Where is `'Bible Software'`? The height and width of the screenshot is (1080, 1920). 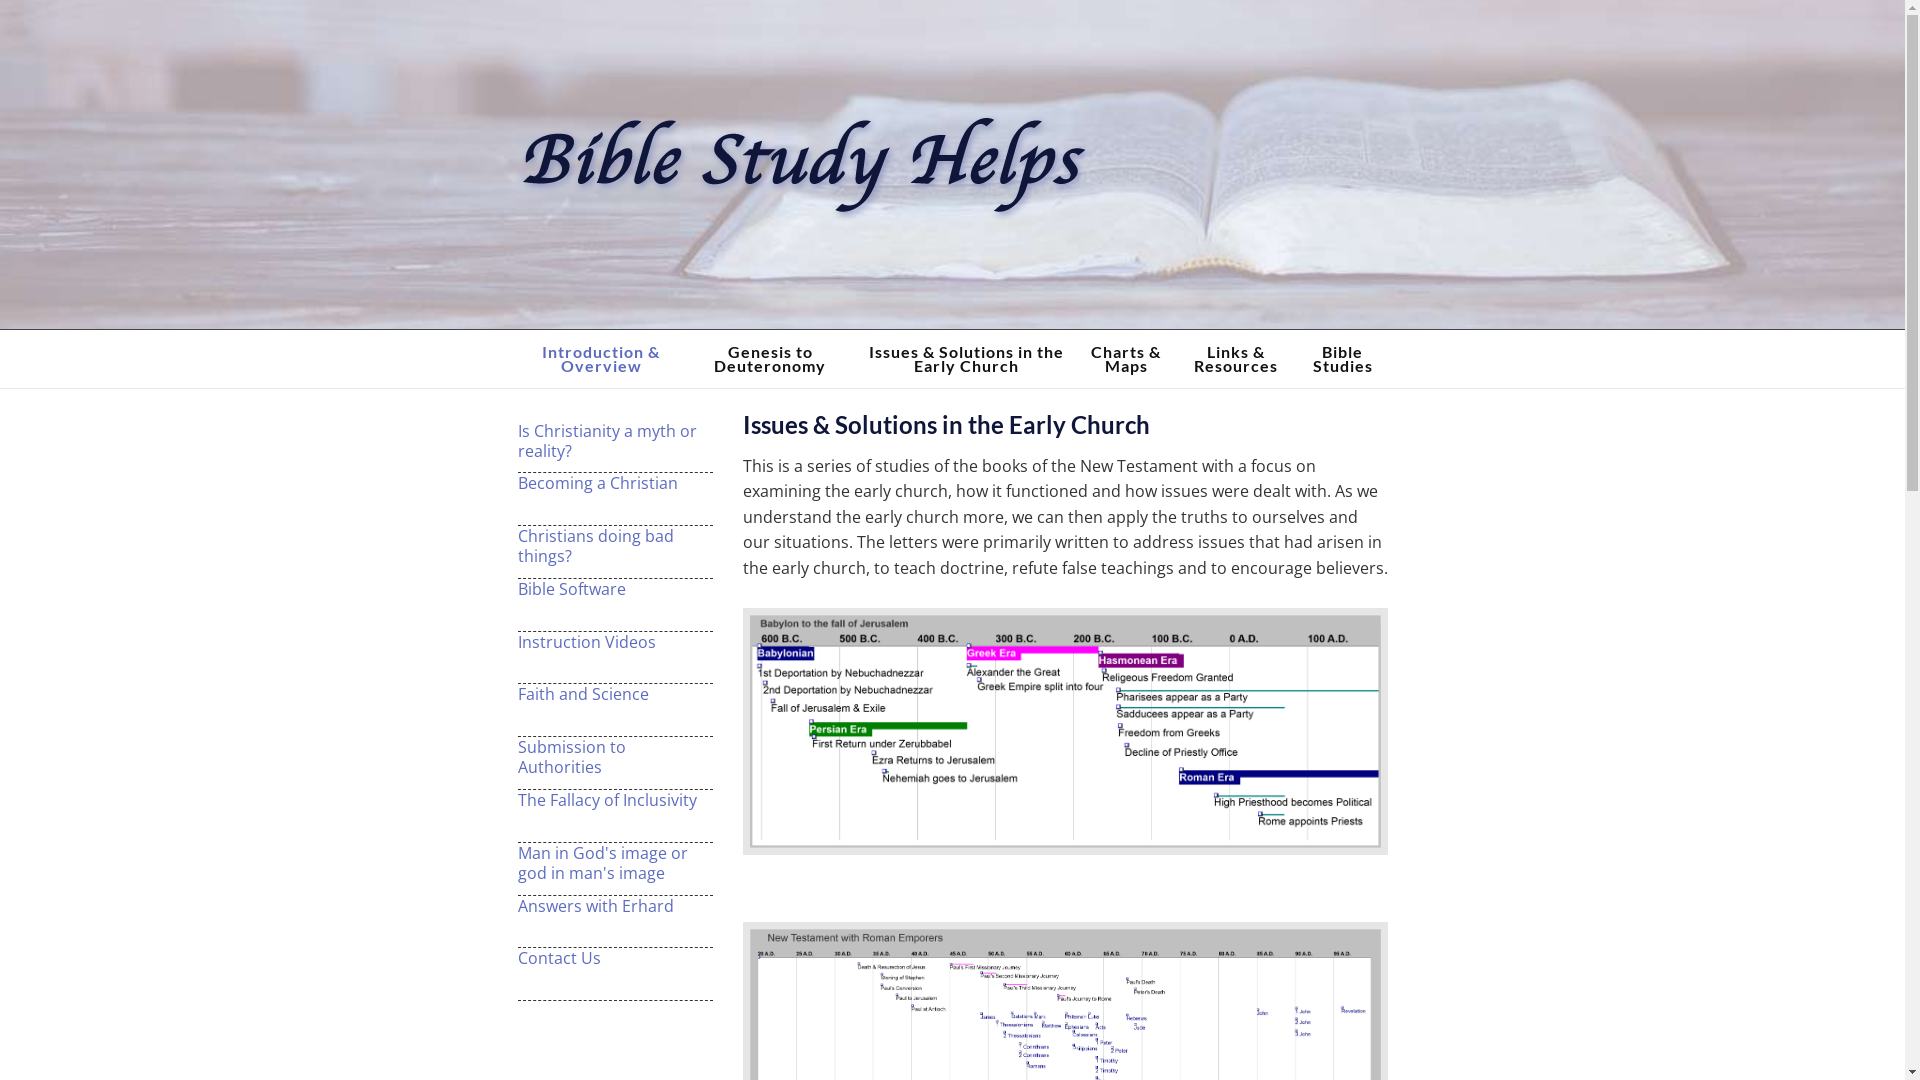 'Bible Software' is located at coordinates (614, 588).